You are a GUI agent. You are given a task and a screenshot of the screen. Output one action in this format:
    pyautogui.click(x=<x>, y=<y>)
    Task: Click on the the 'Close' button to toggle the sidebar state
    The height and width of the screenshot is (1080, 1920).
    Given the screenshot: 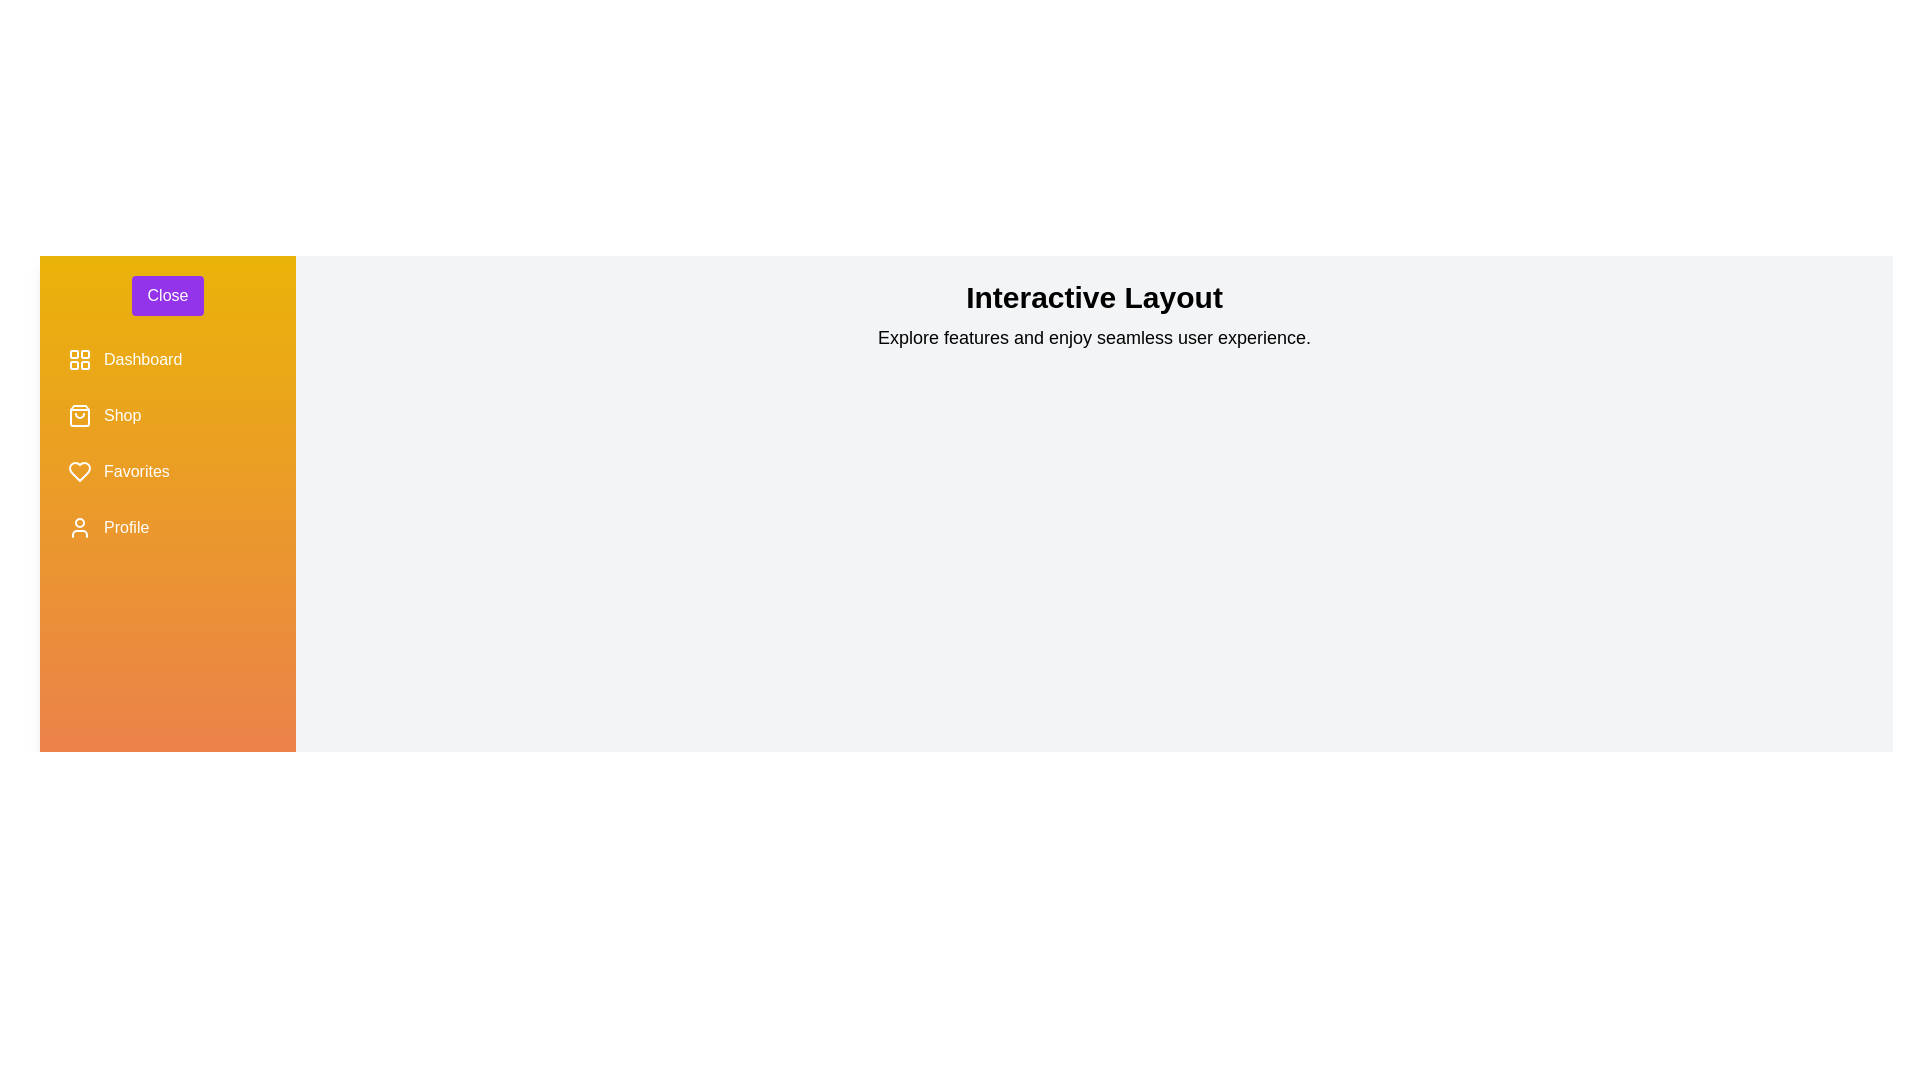 What is the action you would take?
    pyautogui.click(x=168, y=296)
    